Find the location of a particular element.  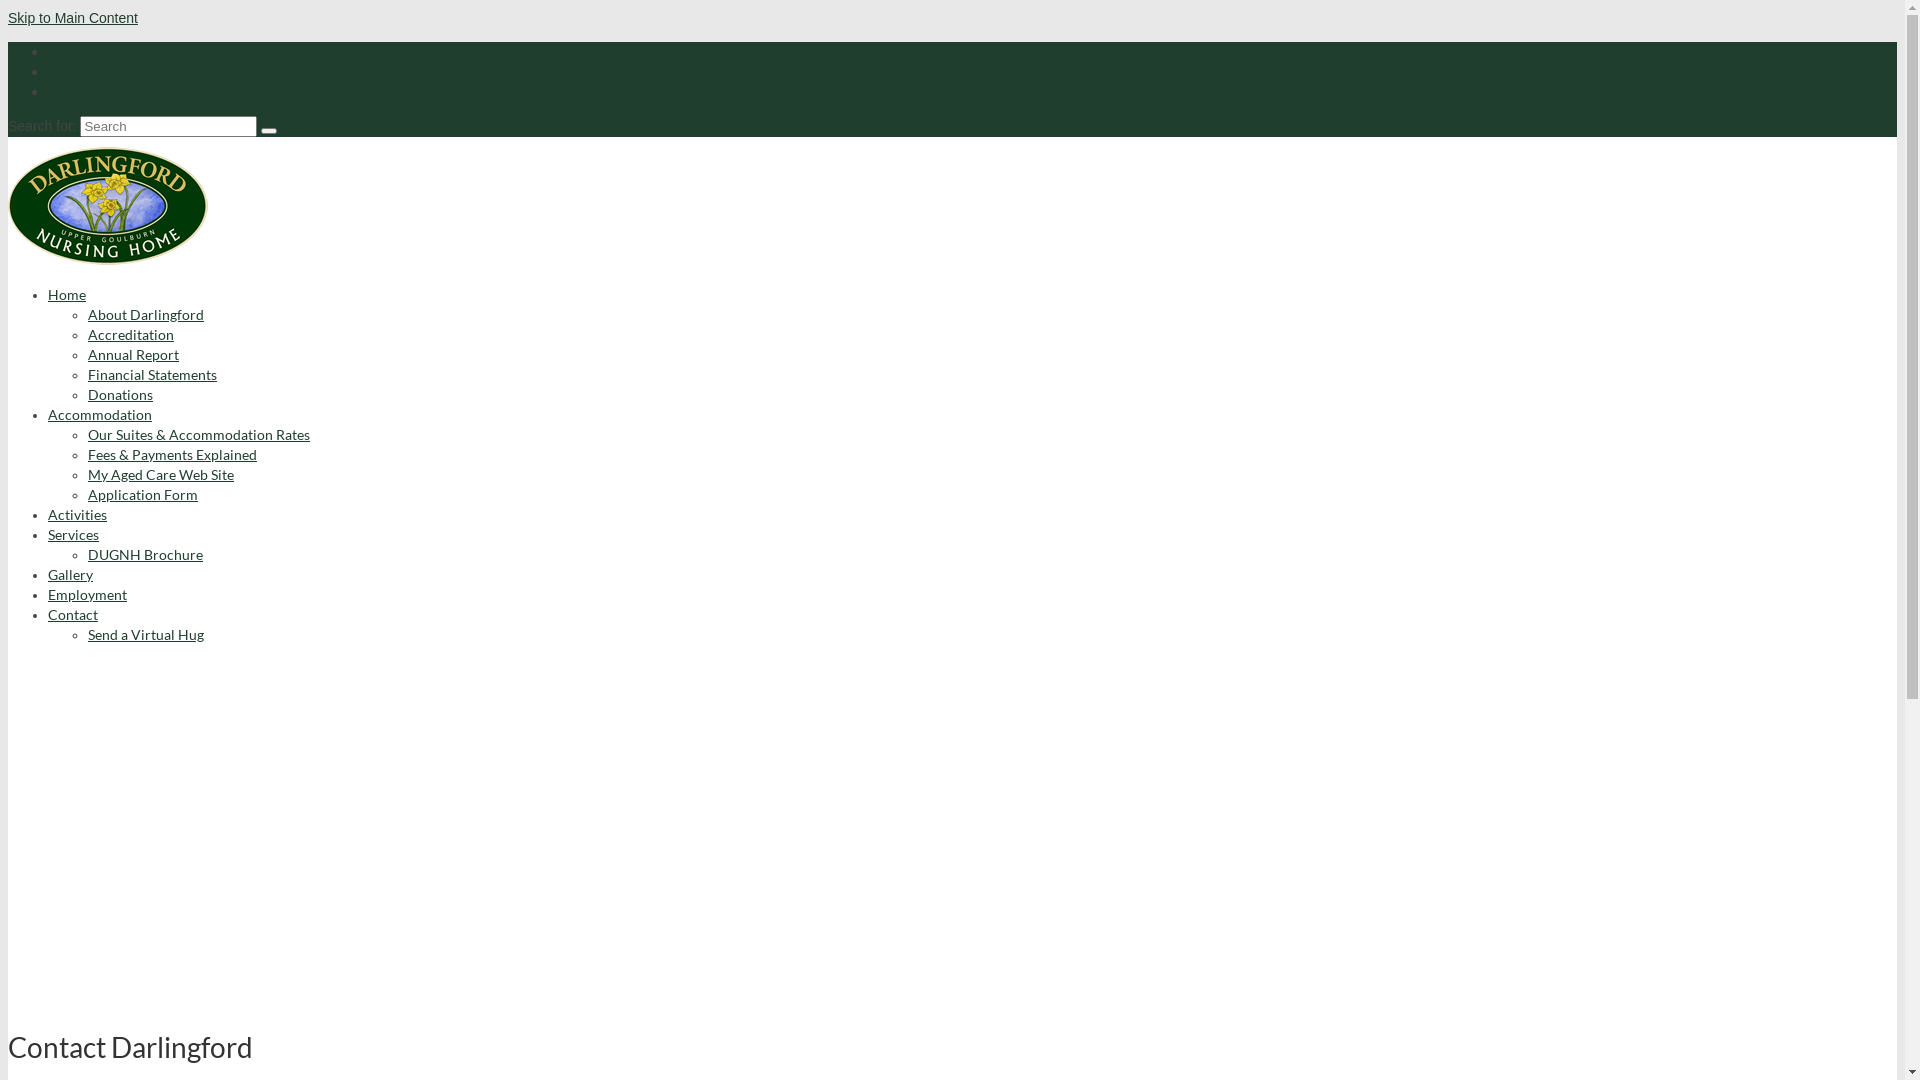

'Accommodation' is located at coordinates (99, 413).